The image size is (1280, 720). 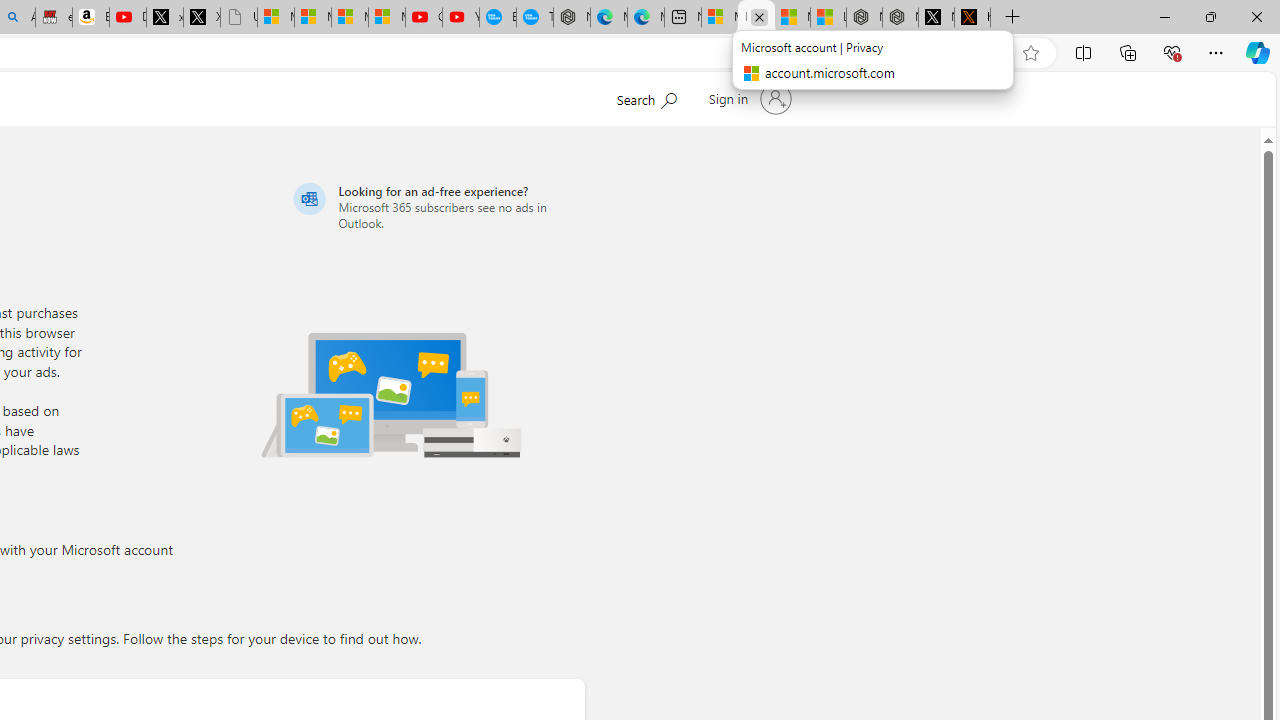 What do you see at coordinates (571, 17) in the screenshot?
I see `'Nordace - Nordace has arrived Hong Kong'` at bounding box center [571, 17].